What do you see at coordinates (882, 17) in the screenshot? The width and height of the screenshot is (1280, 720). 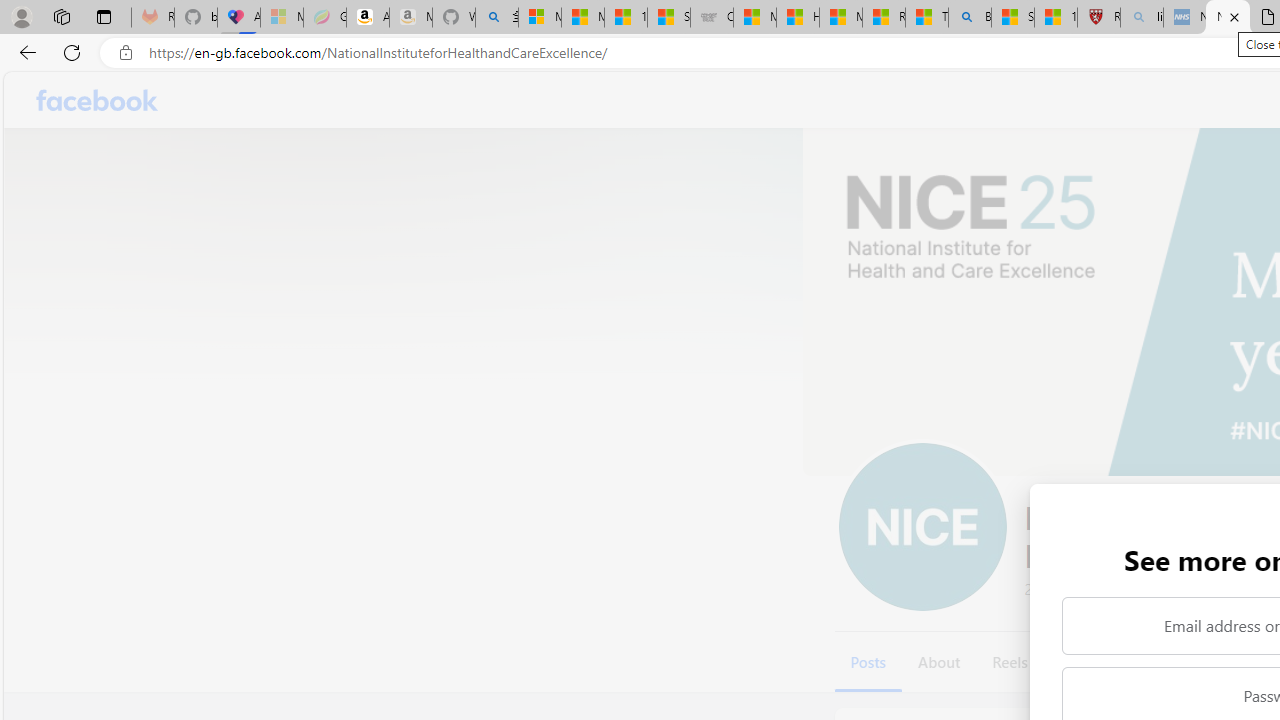 I see `'Recipes - MSN'` at bounding box center [882, 17].